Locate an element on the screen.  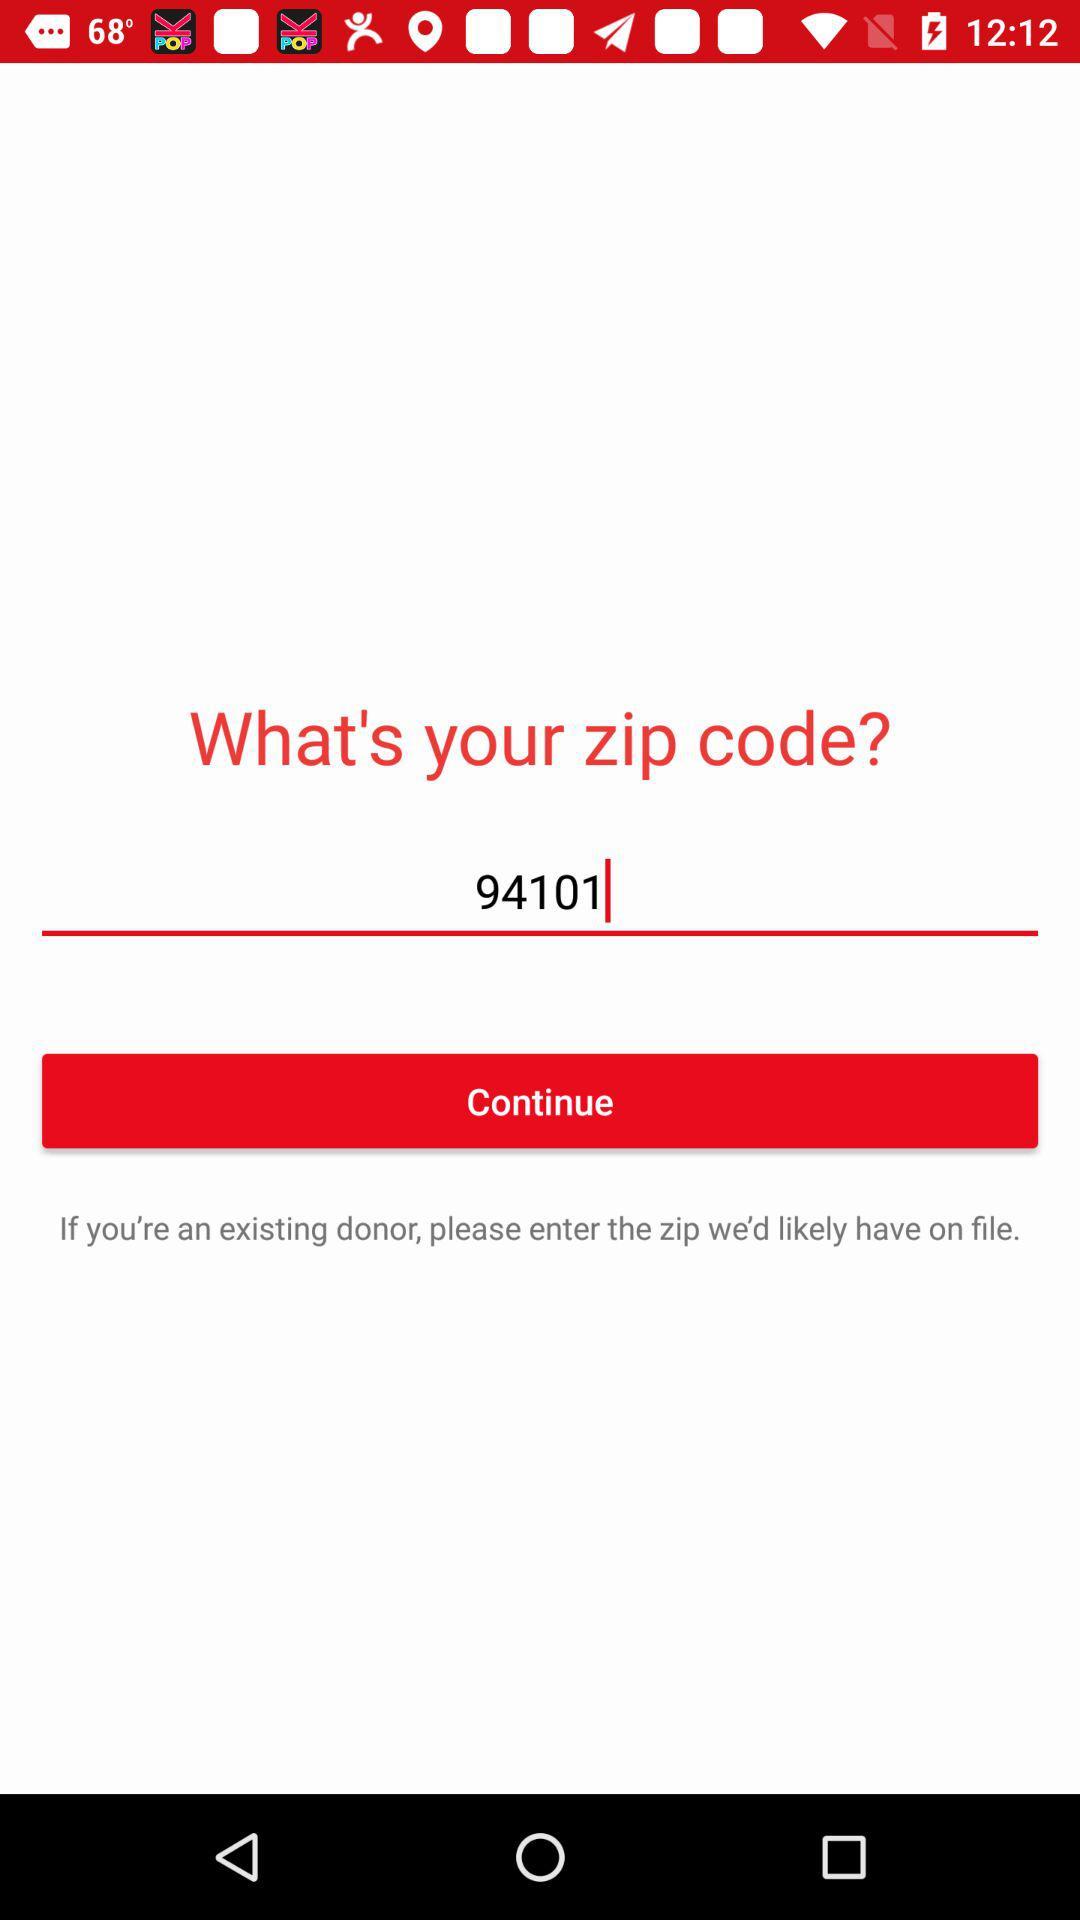
the icon above continue icon is located at coordinates (540, 889).